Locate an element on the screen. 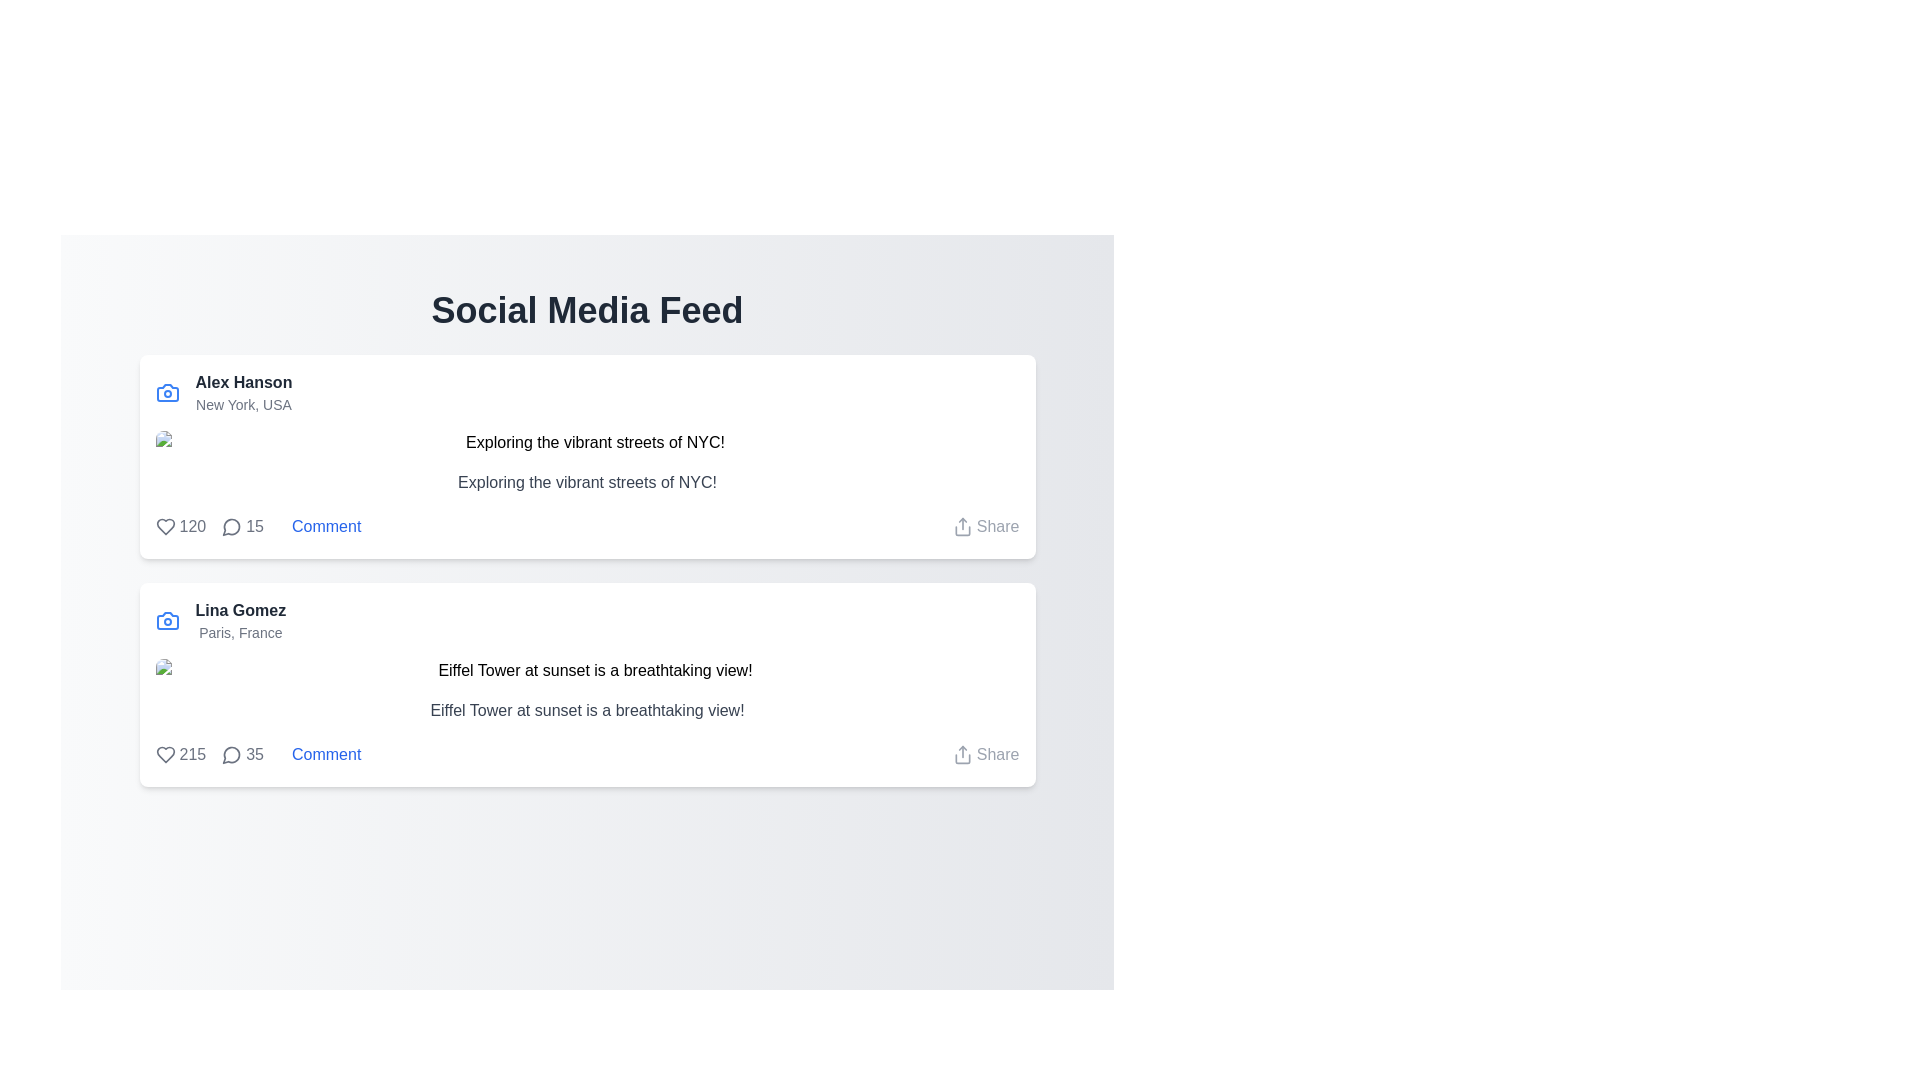  the circular speech bubble icon outlined in black, which is located to the immediate right of the heart icon with the numeric value (120) and precedes the numeric label (15) and the 'Comment' link is located at coordinates (231, 526).